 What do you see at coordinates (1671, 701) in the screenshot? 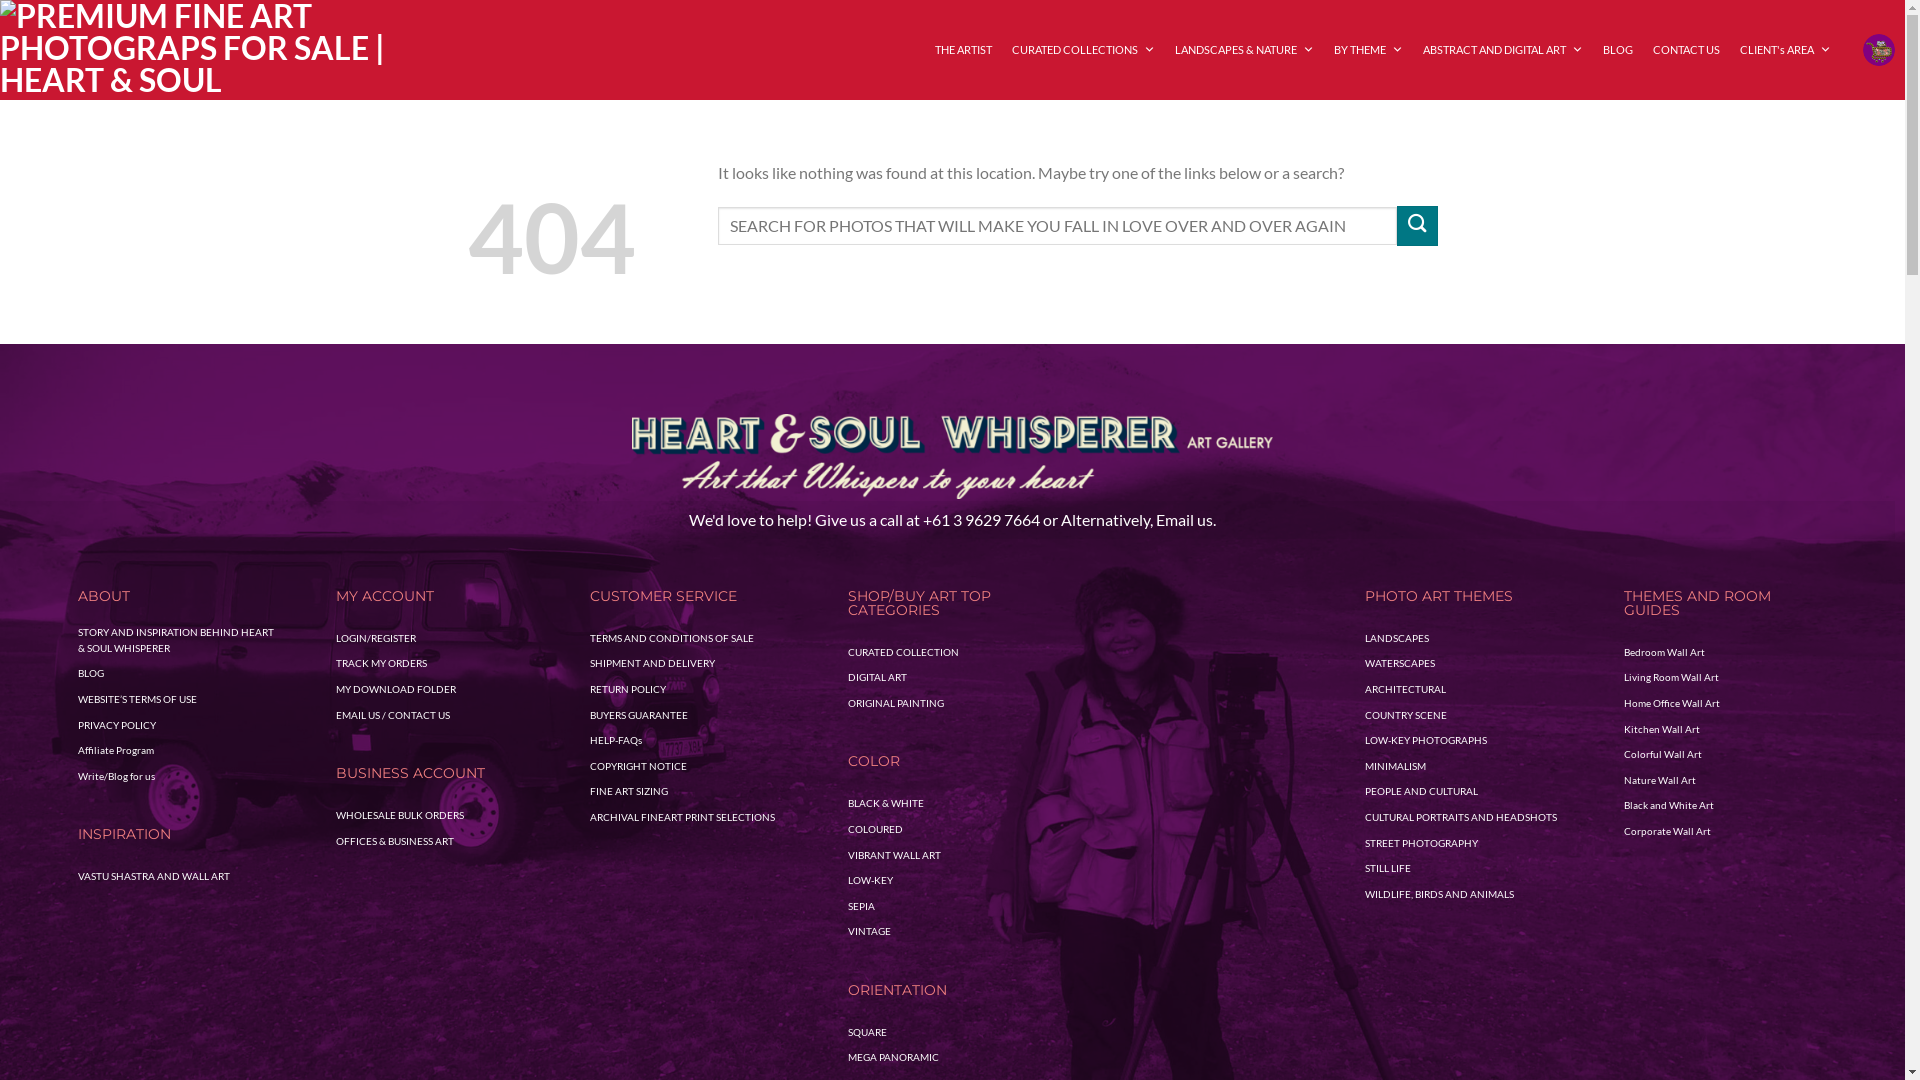
I see `'Home Office Wall Art'` at bounding box center [1671, 701].